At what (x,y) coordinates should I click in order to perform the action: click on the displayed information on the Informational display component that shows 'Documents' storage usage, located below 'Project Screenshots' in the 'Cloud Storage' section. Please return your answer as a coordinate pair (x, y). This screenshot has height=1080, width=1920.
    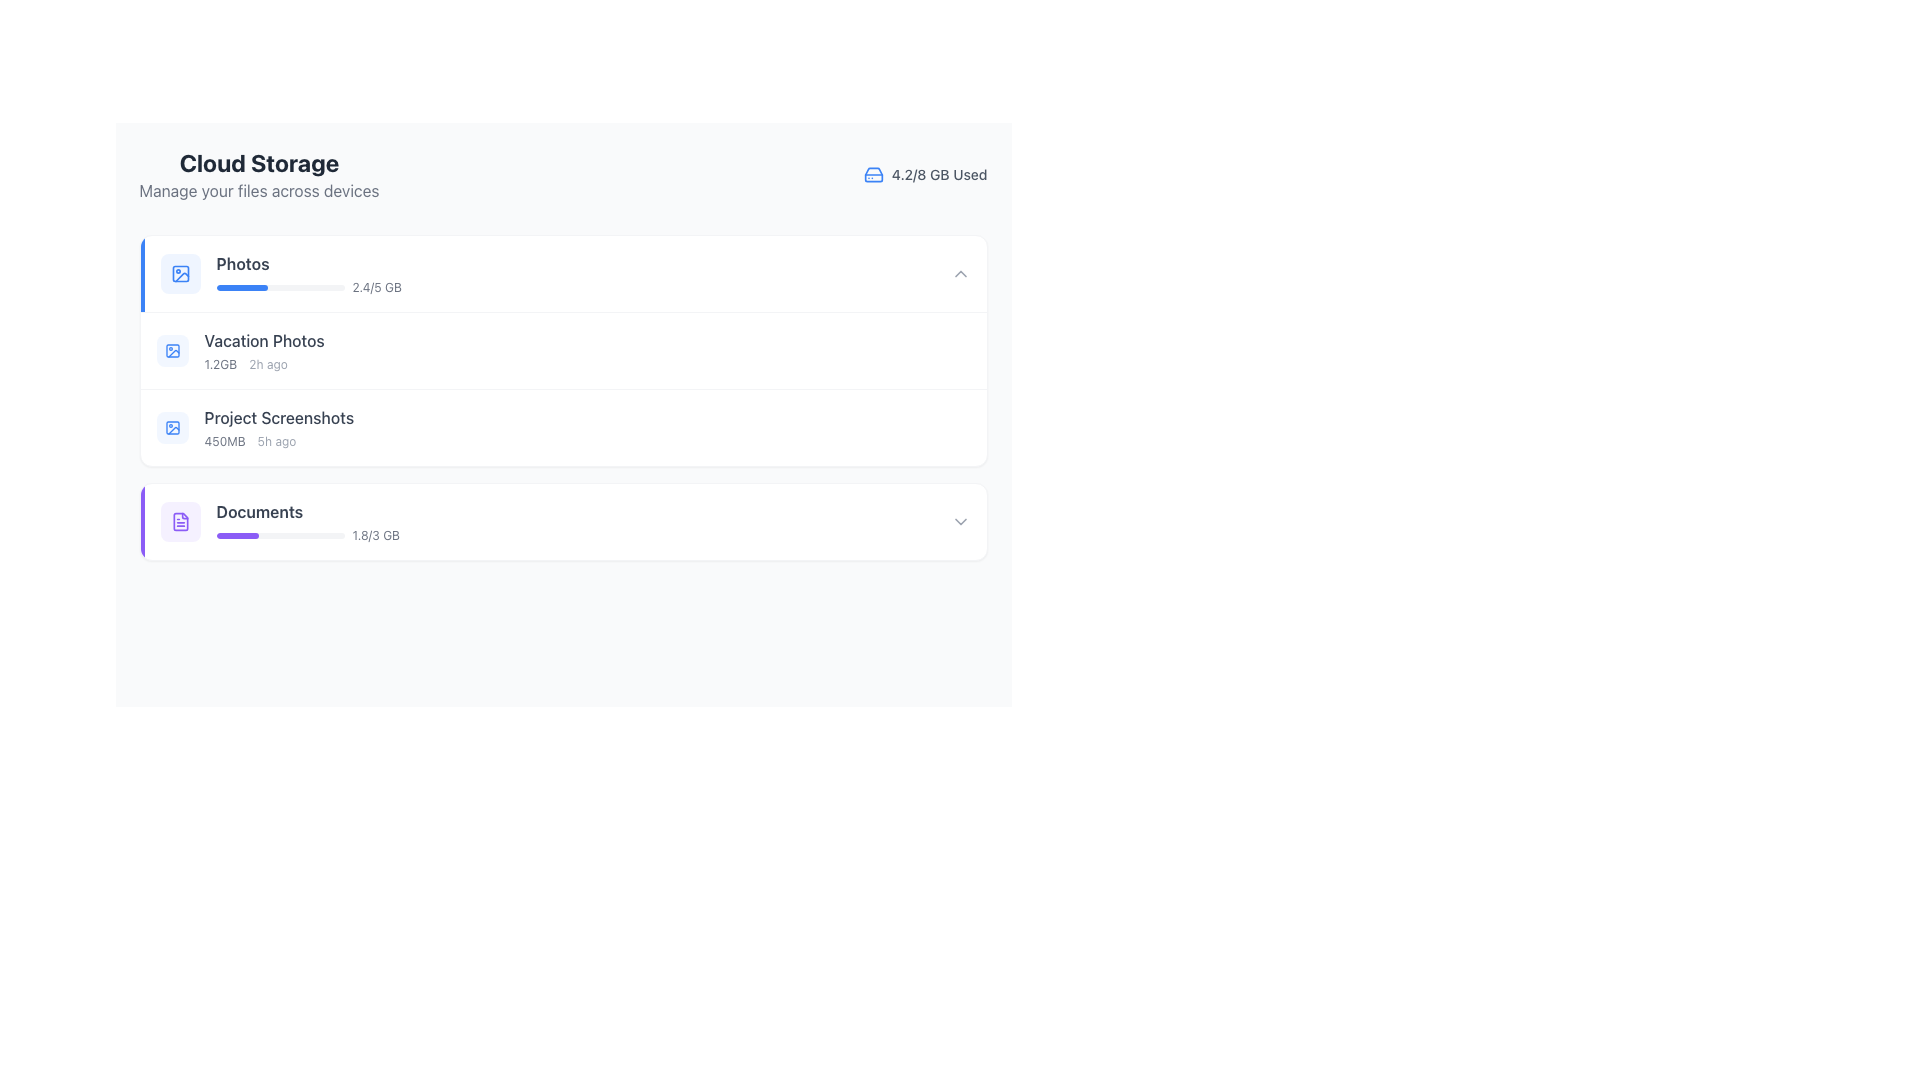
    Looking at the image, I should click on (279, 520).